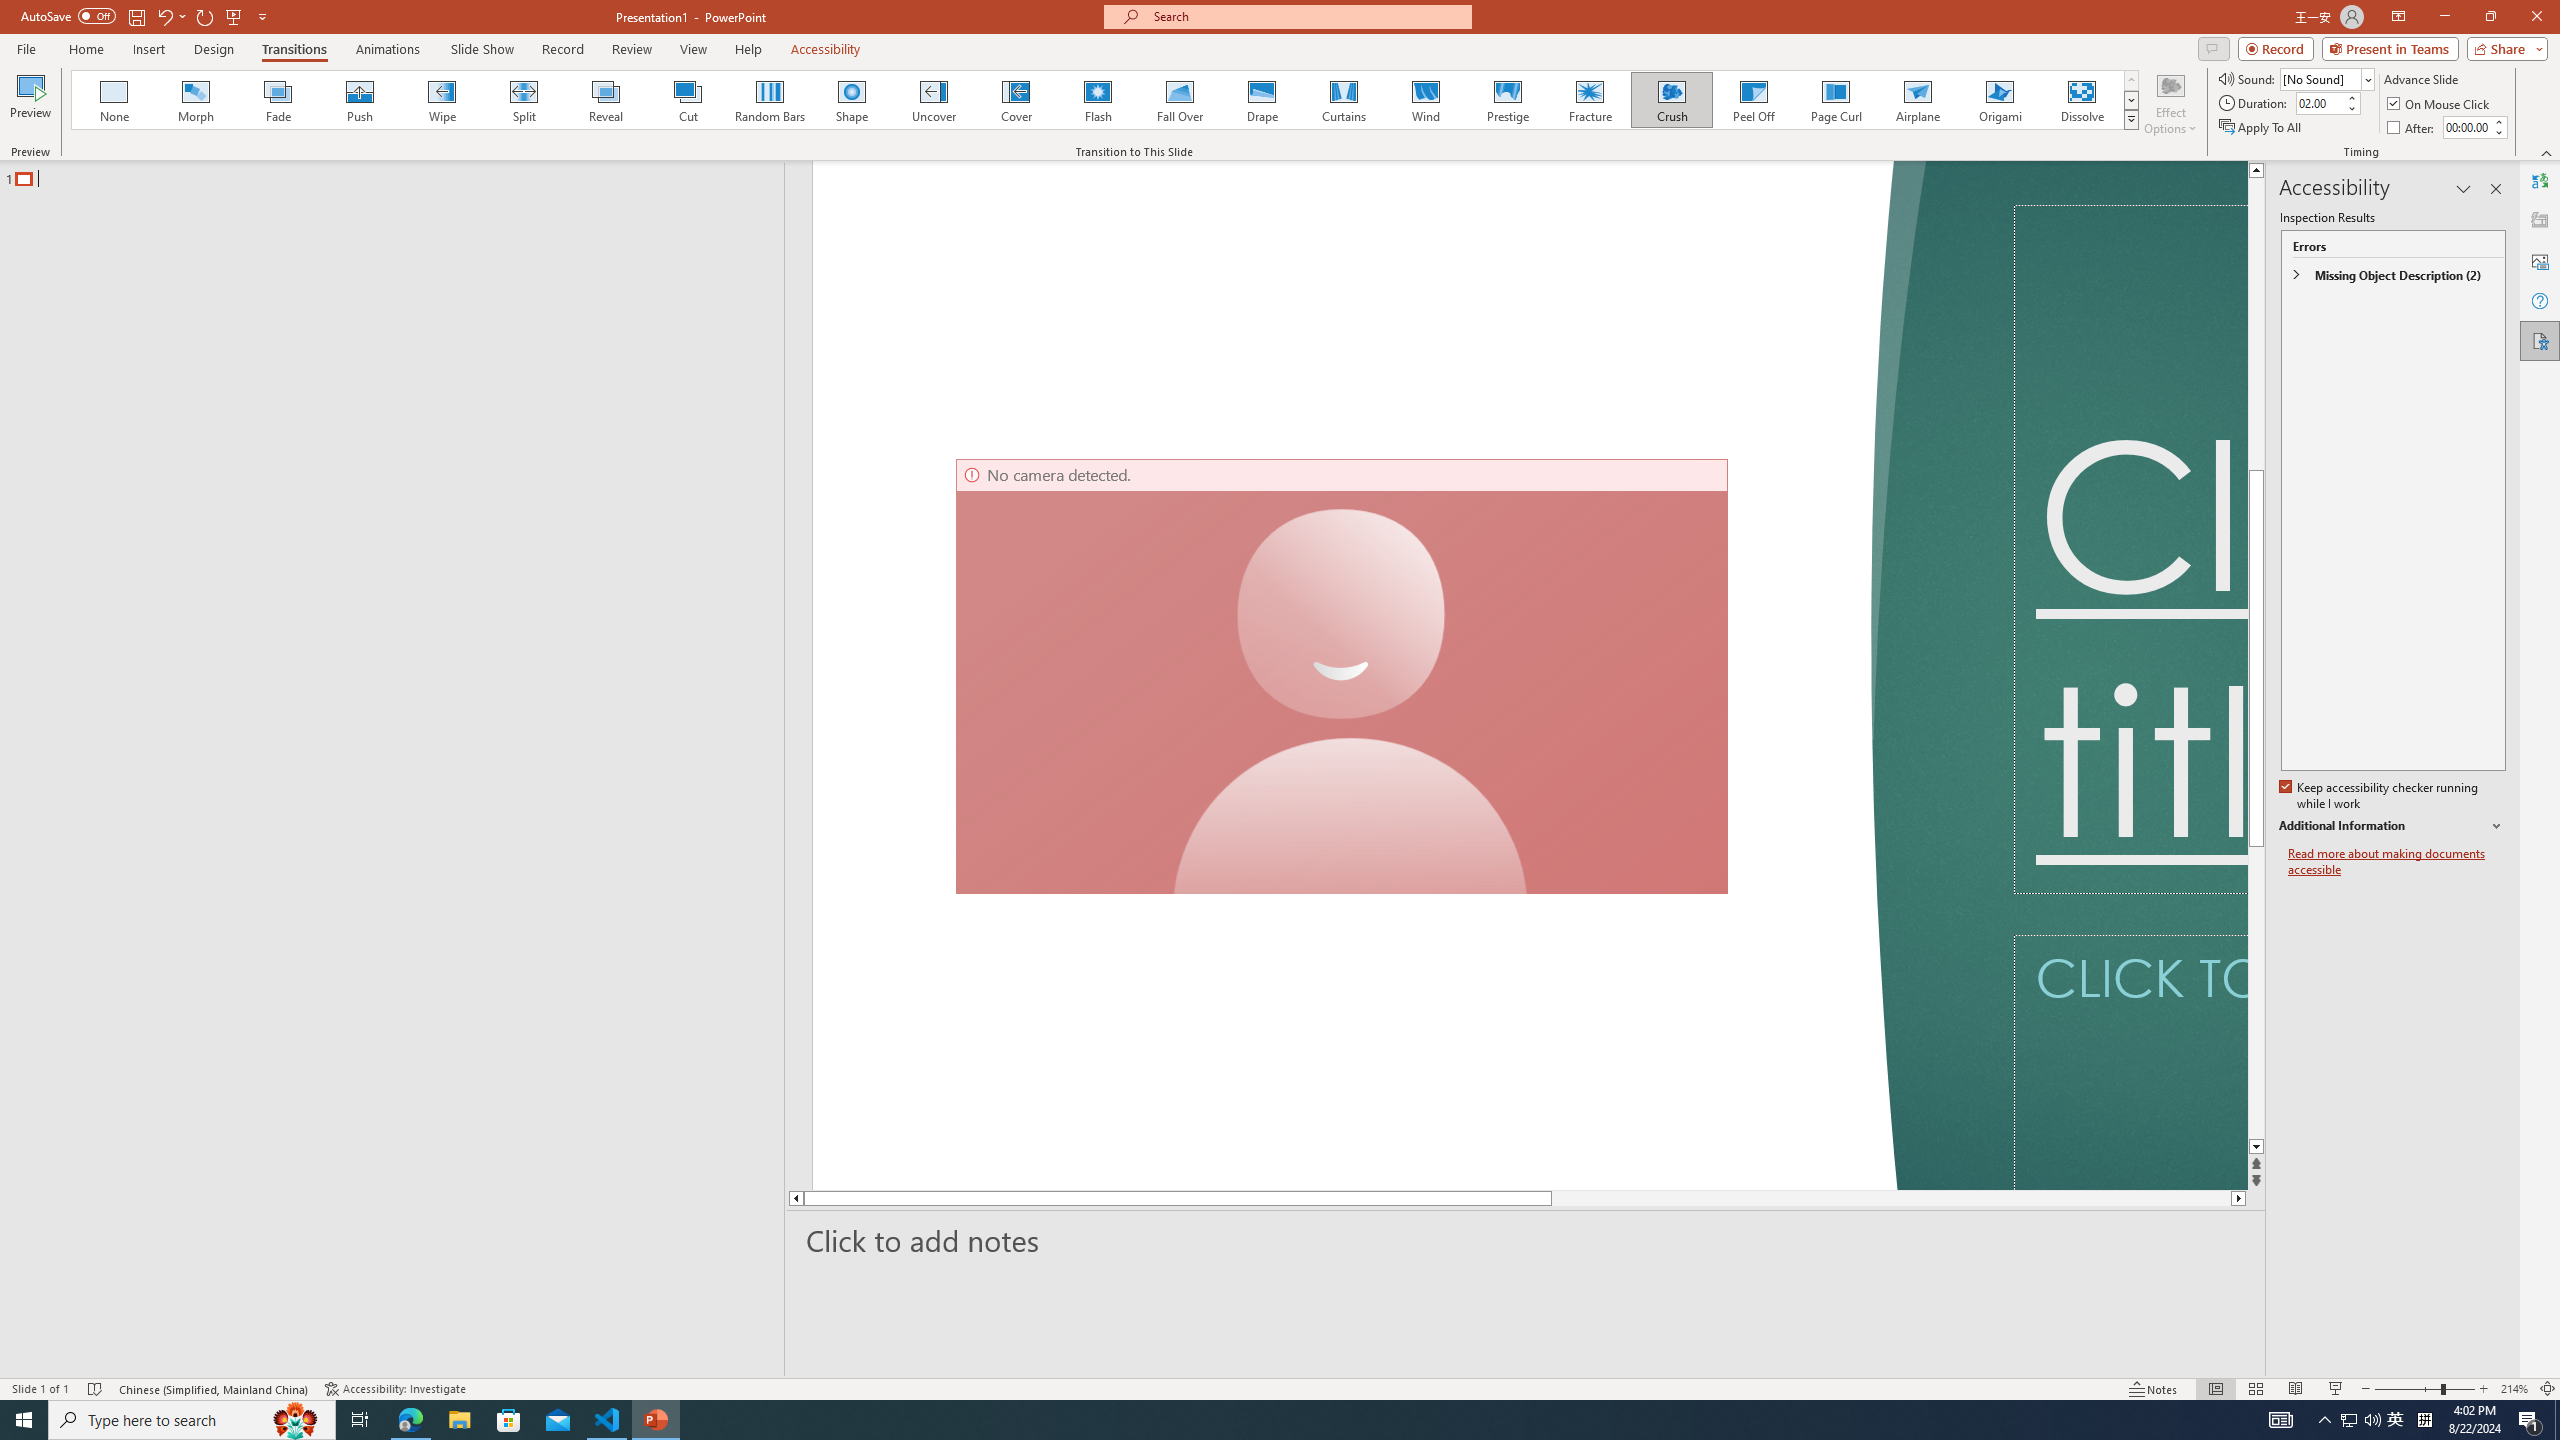 This screenshot has height=1440, width=2560. I want to click on 'Apply To All', so click(2262, 127).